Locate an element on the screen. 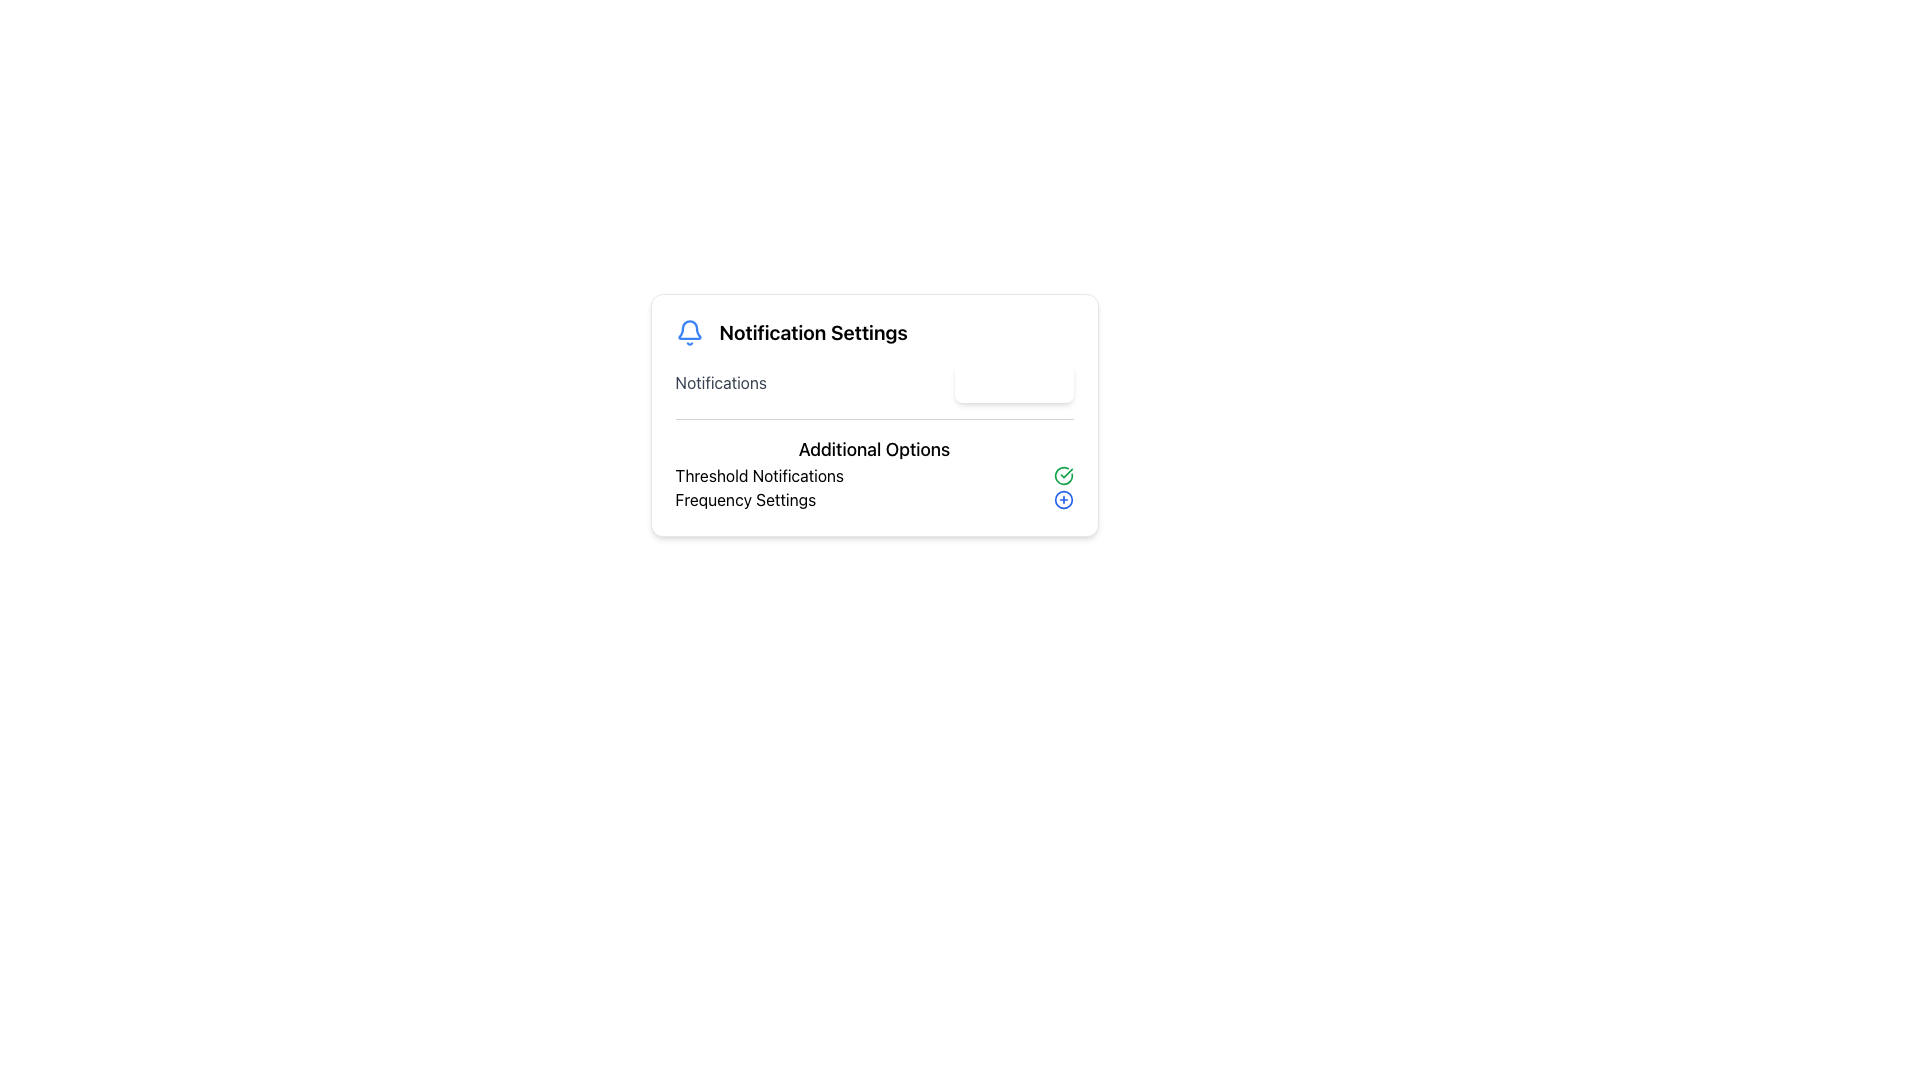  the circular SVG element with a blue outer stroke, part of the addition icon located at the bottom-right section of the interface, next to the 'Frequency Settings' label is located at coordinates (1062, 499).